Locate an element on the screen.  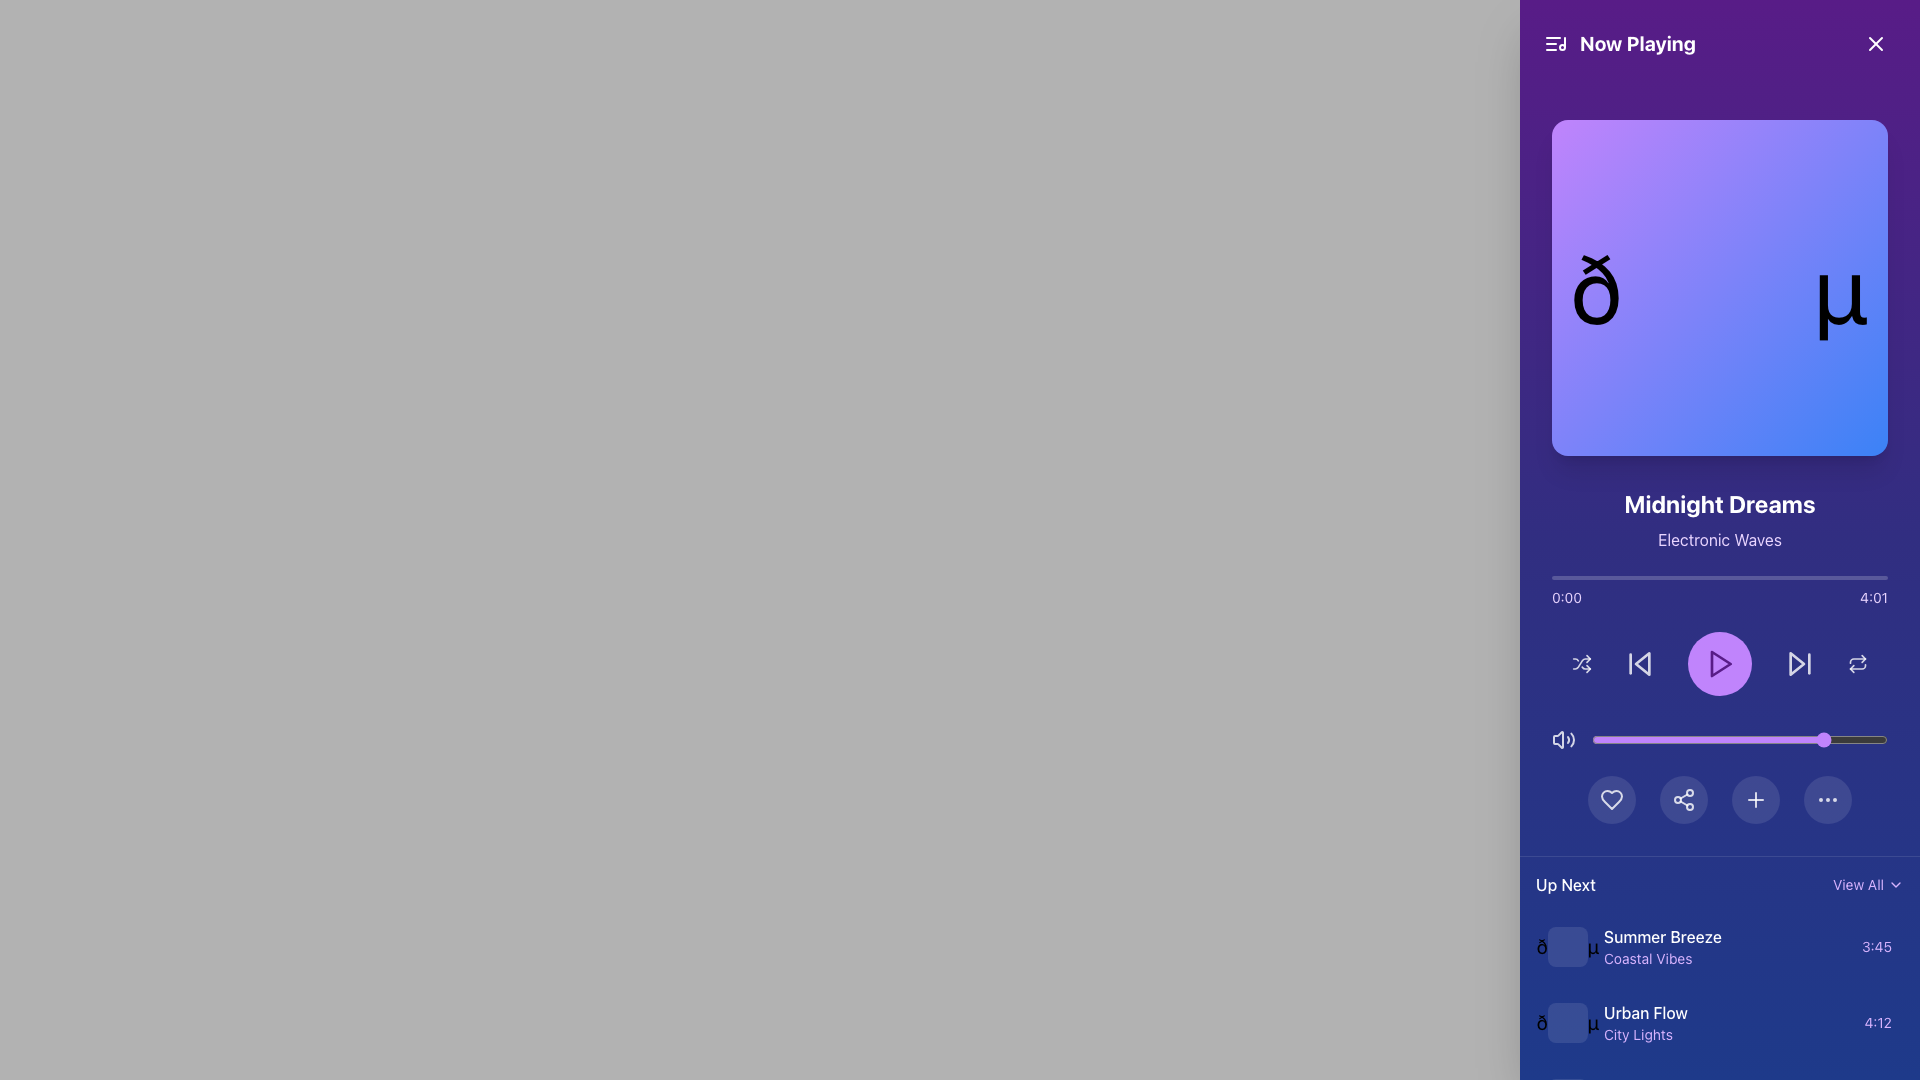
the downward-facing chevron icon located in the bottom-right region of the interface next to the 'View All' text label is located at coordinates (1895, 883).